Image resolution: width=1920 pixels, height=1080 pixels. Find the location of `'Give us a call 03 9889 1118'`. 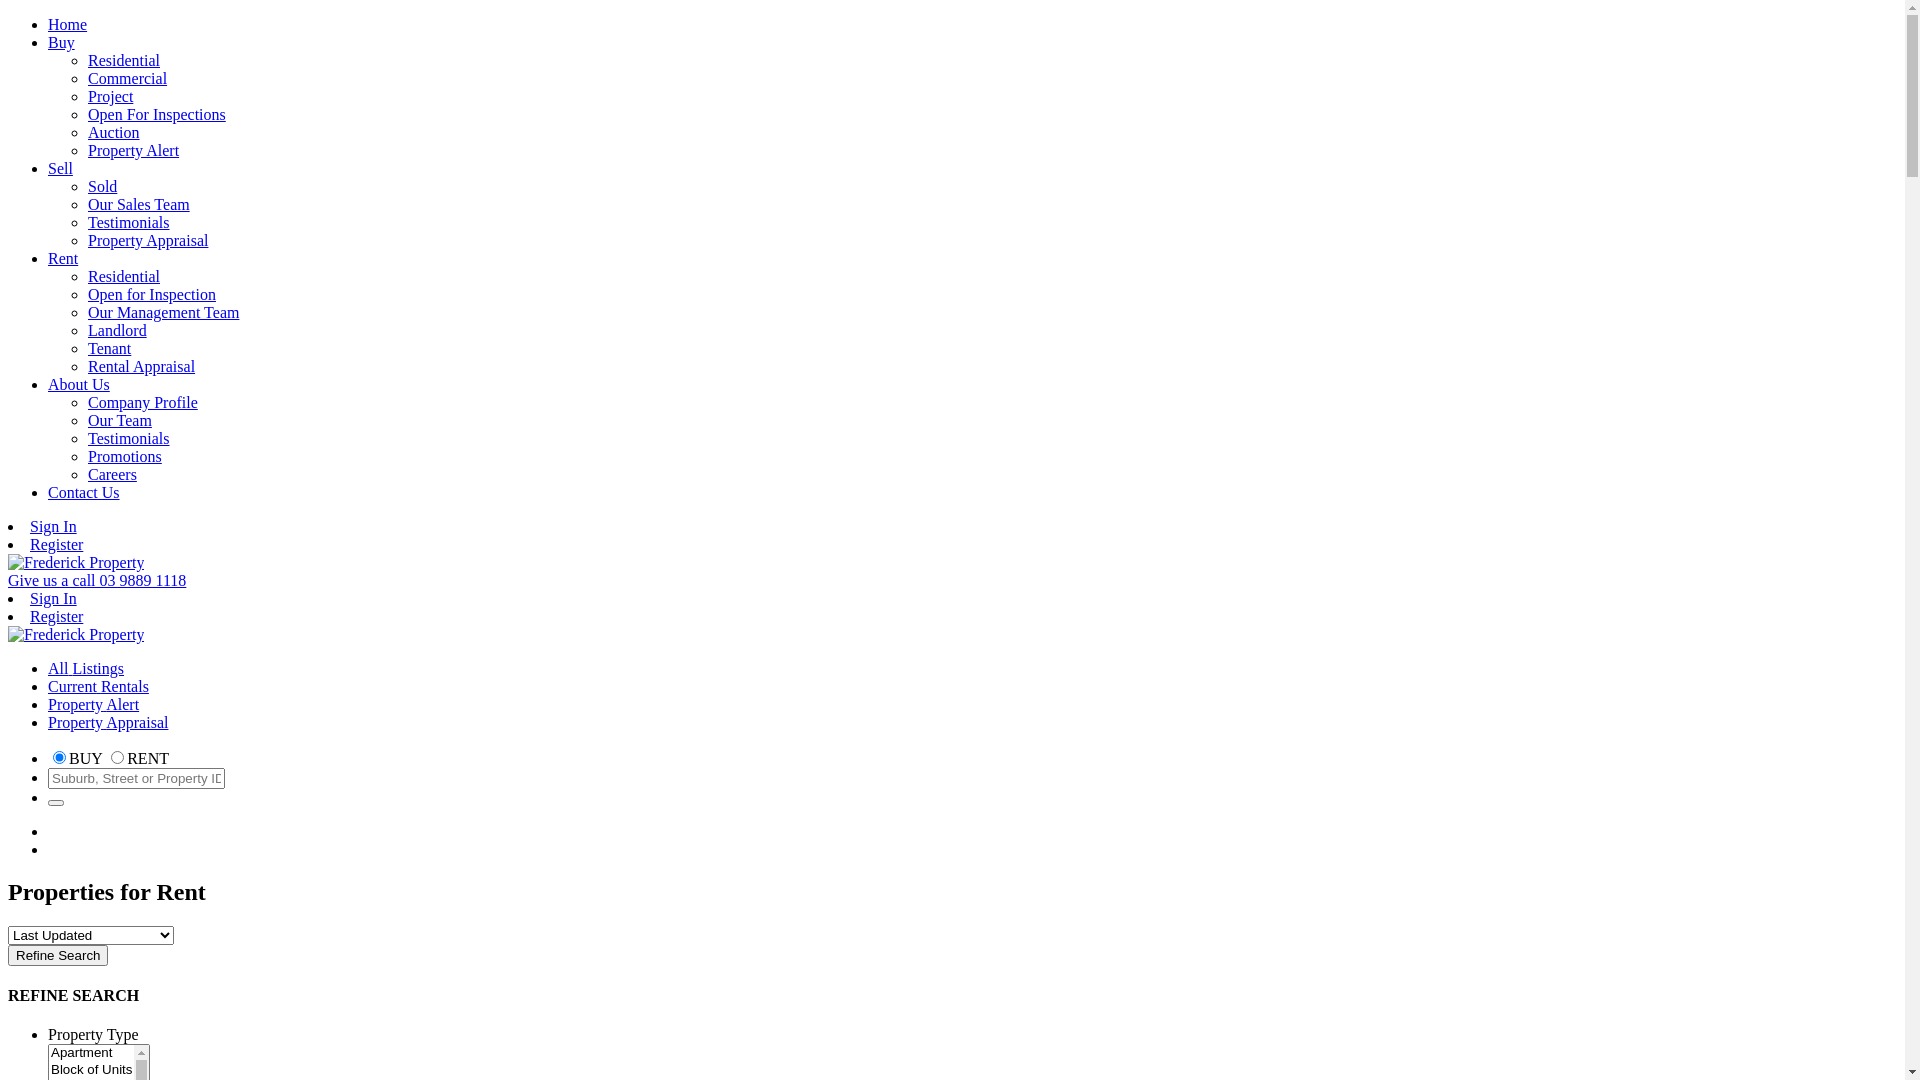

'Give us a call 03 9889 1118' is located at coordinates (95, 580).